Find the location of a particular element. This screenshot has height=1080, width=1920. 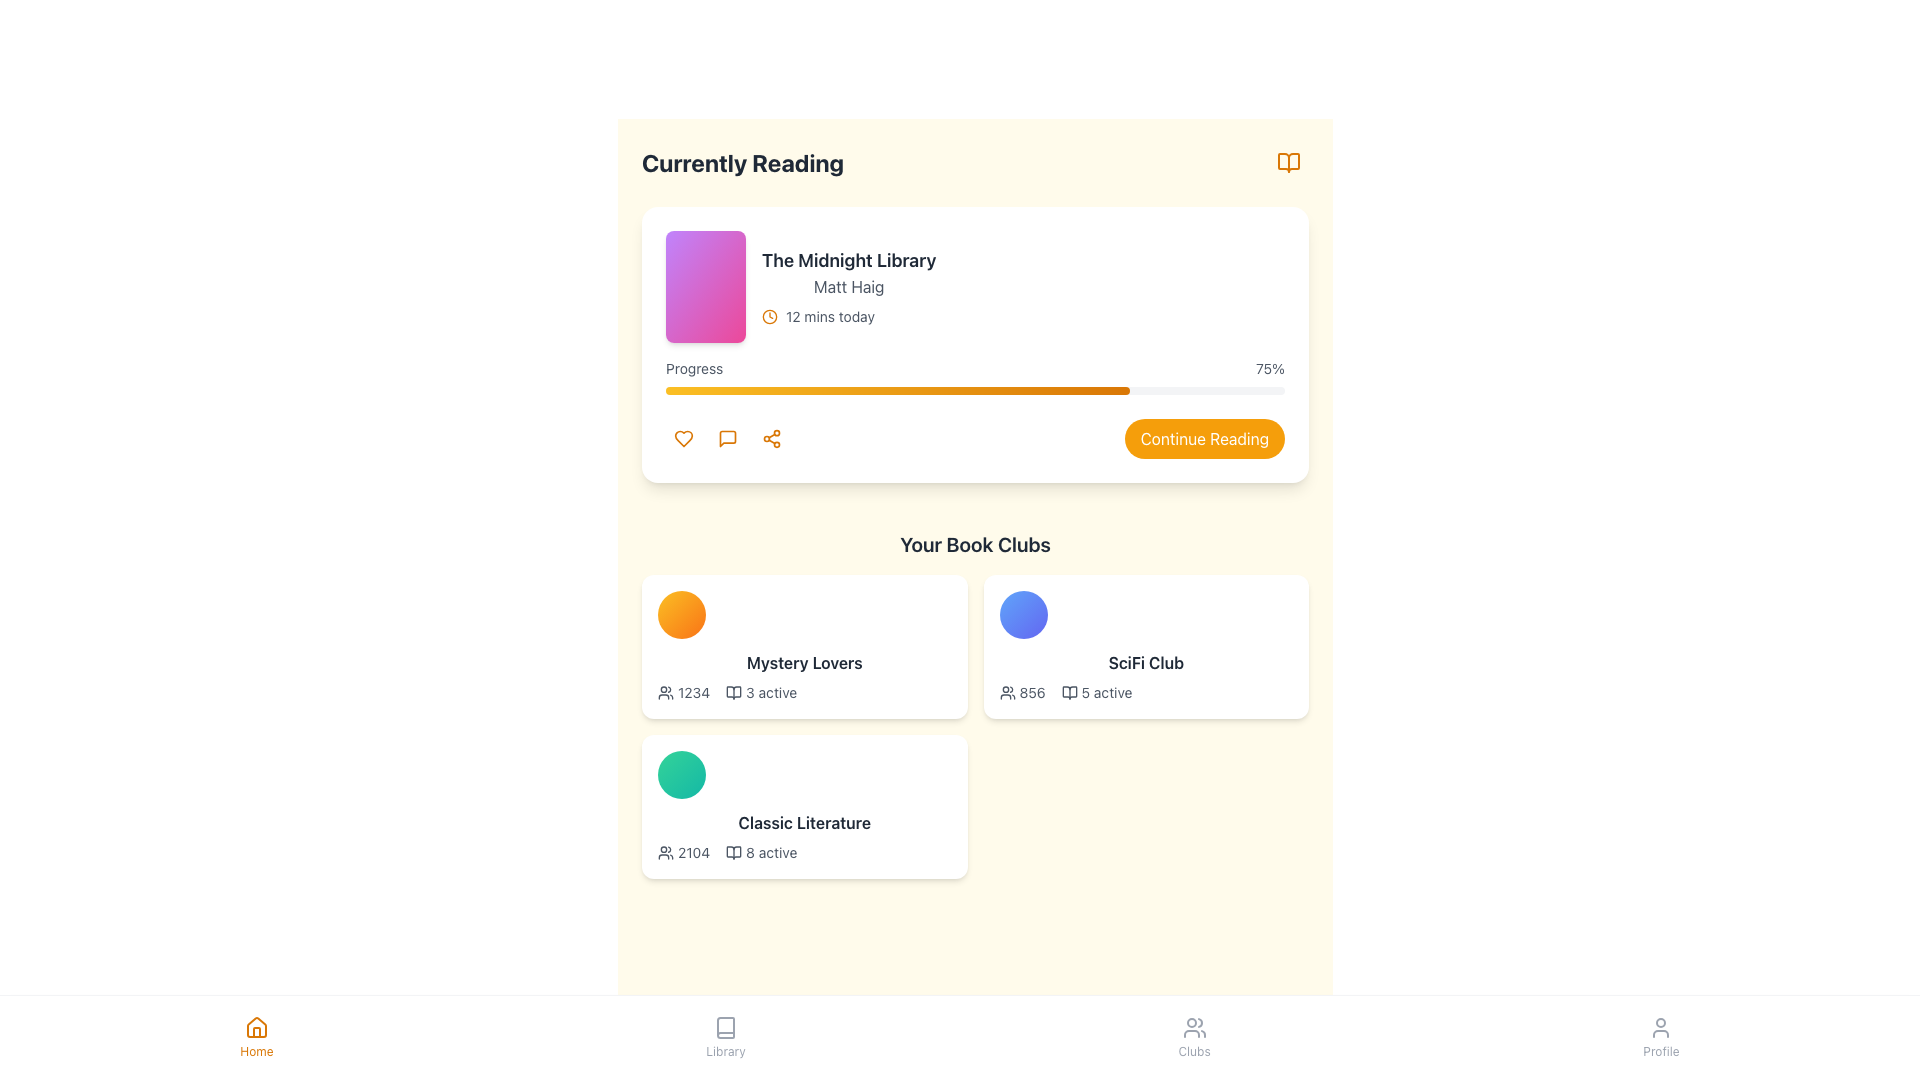

text label that identifies the book club, located in the bottom-left region of the 'Your Book Clubs' section, below the orange gradient avatar circle is located at coordinates (804, 663).